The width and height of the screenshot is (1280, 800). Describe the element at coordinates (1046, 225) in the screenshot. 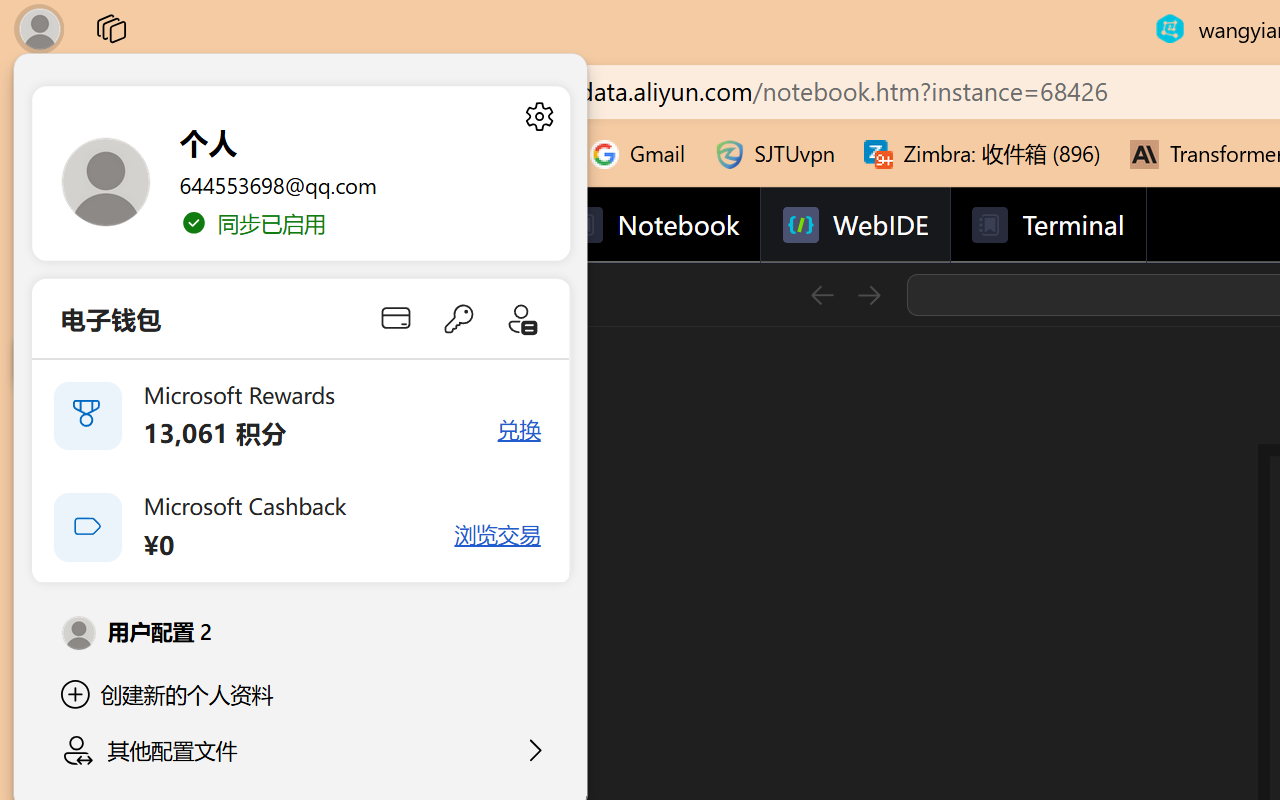

I see `'Terminal'` at that location.